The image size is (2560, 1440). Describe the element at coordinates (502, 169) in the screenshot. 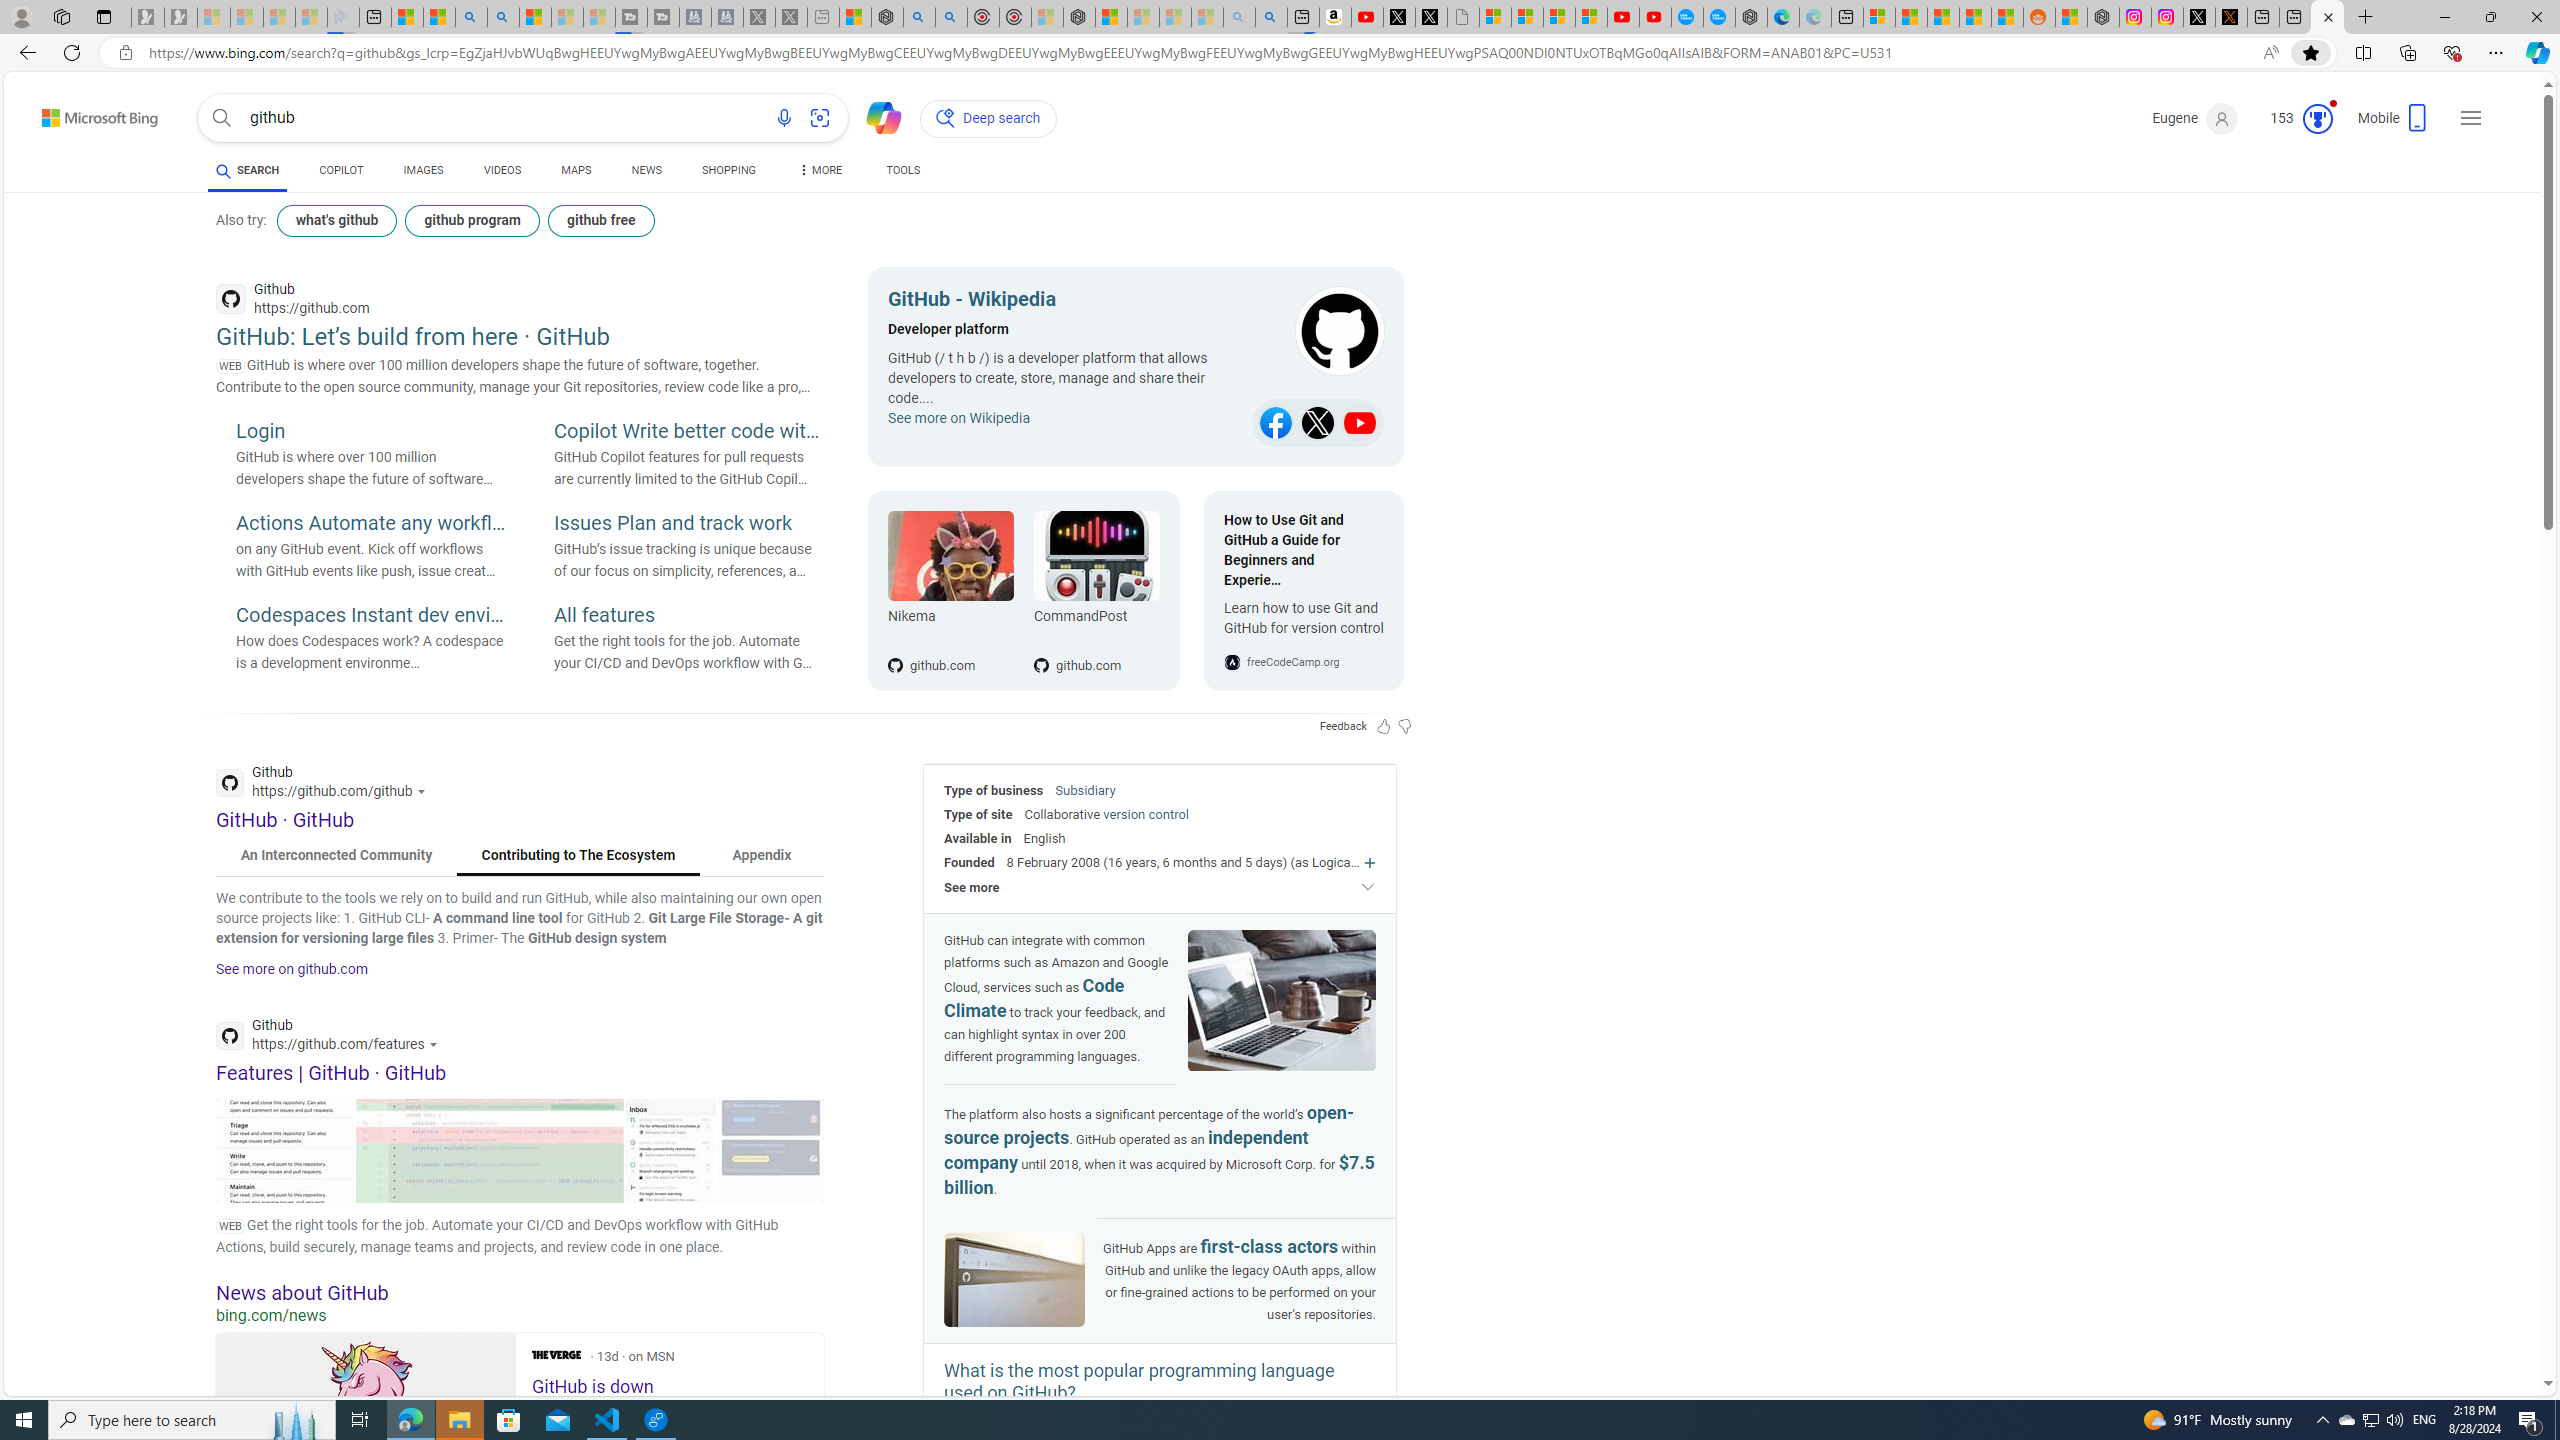

I see `'VIDEOS'` at that location.